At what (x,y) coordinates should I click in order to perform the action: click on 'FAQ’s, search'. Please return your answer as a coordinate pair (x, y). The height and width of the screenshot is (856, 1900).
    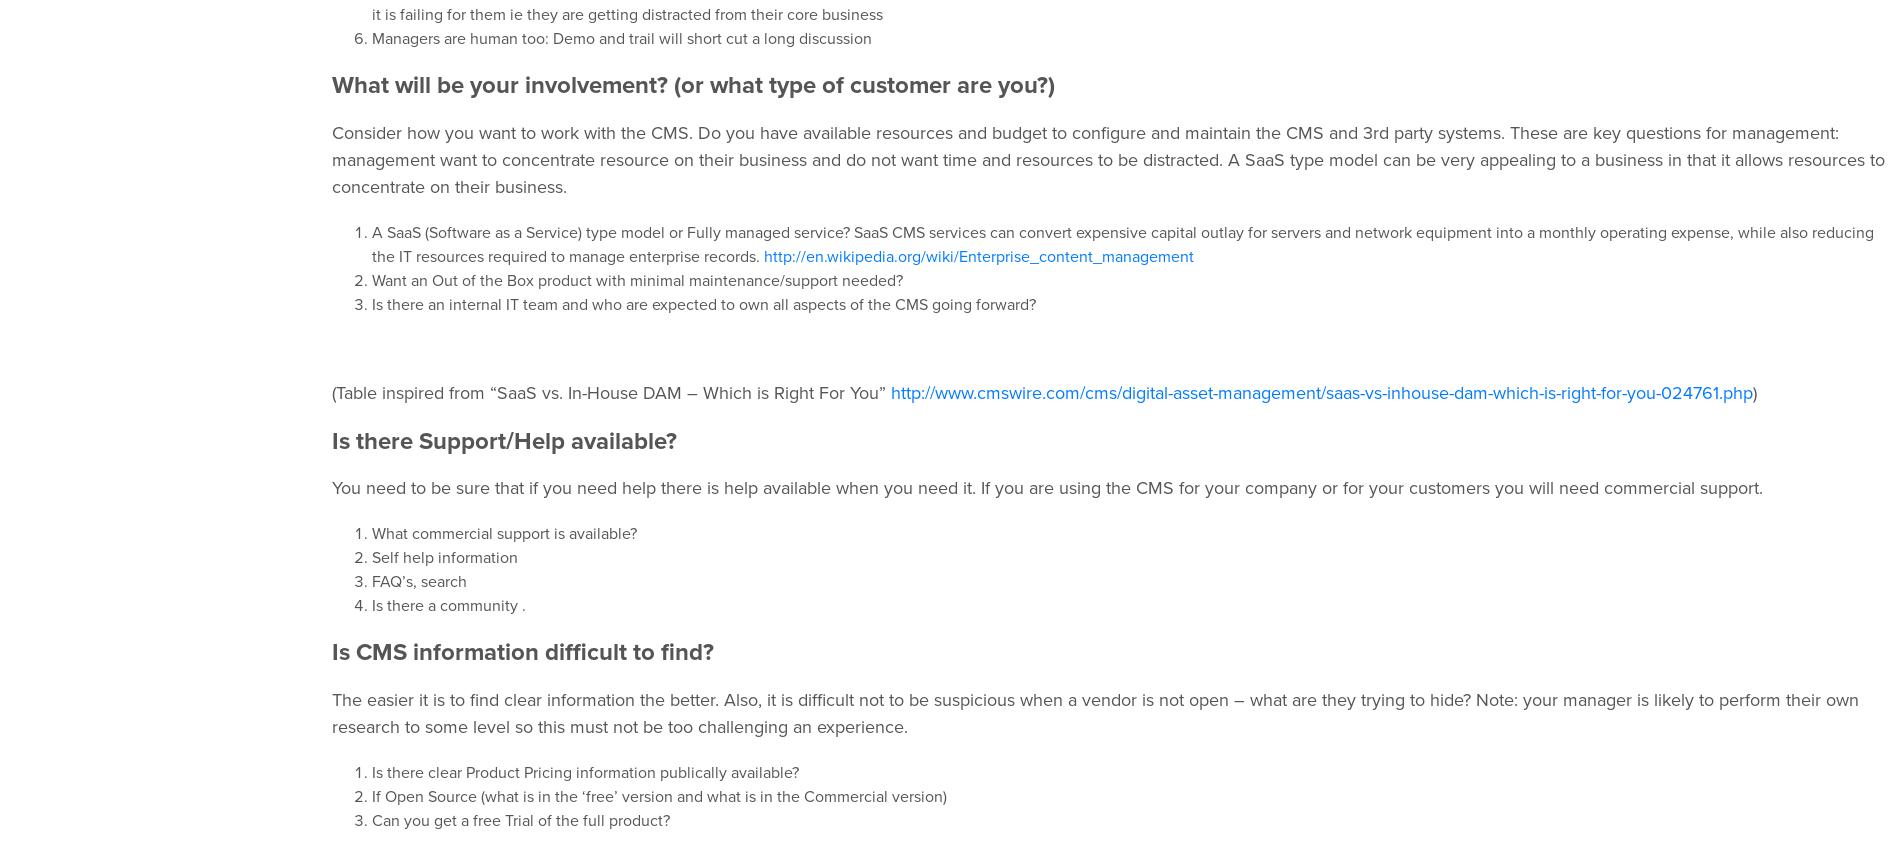
    Looking at the image, I should click on (370, 581).